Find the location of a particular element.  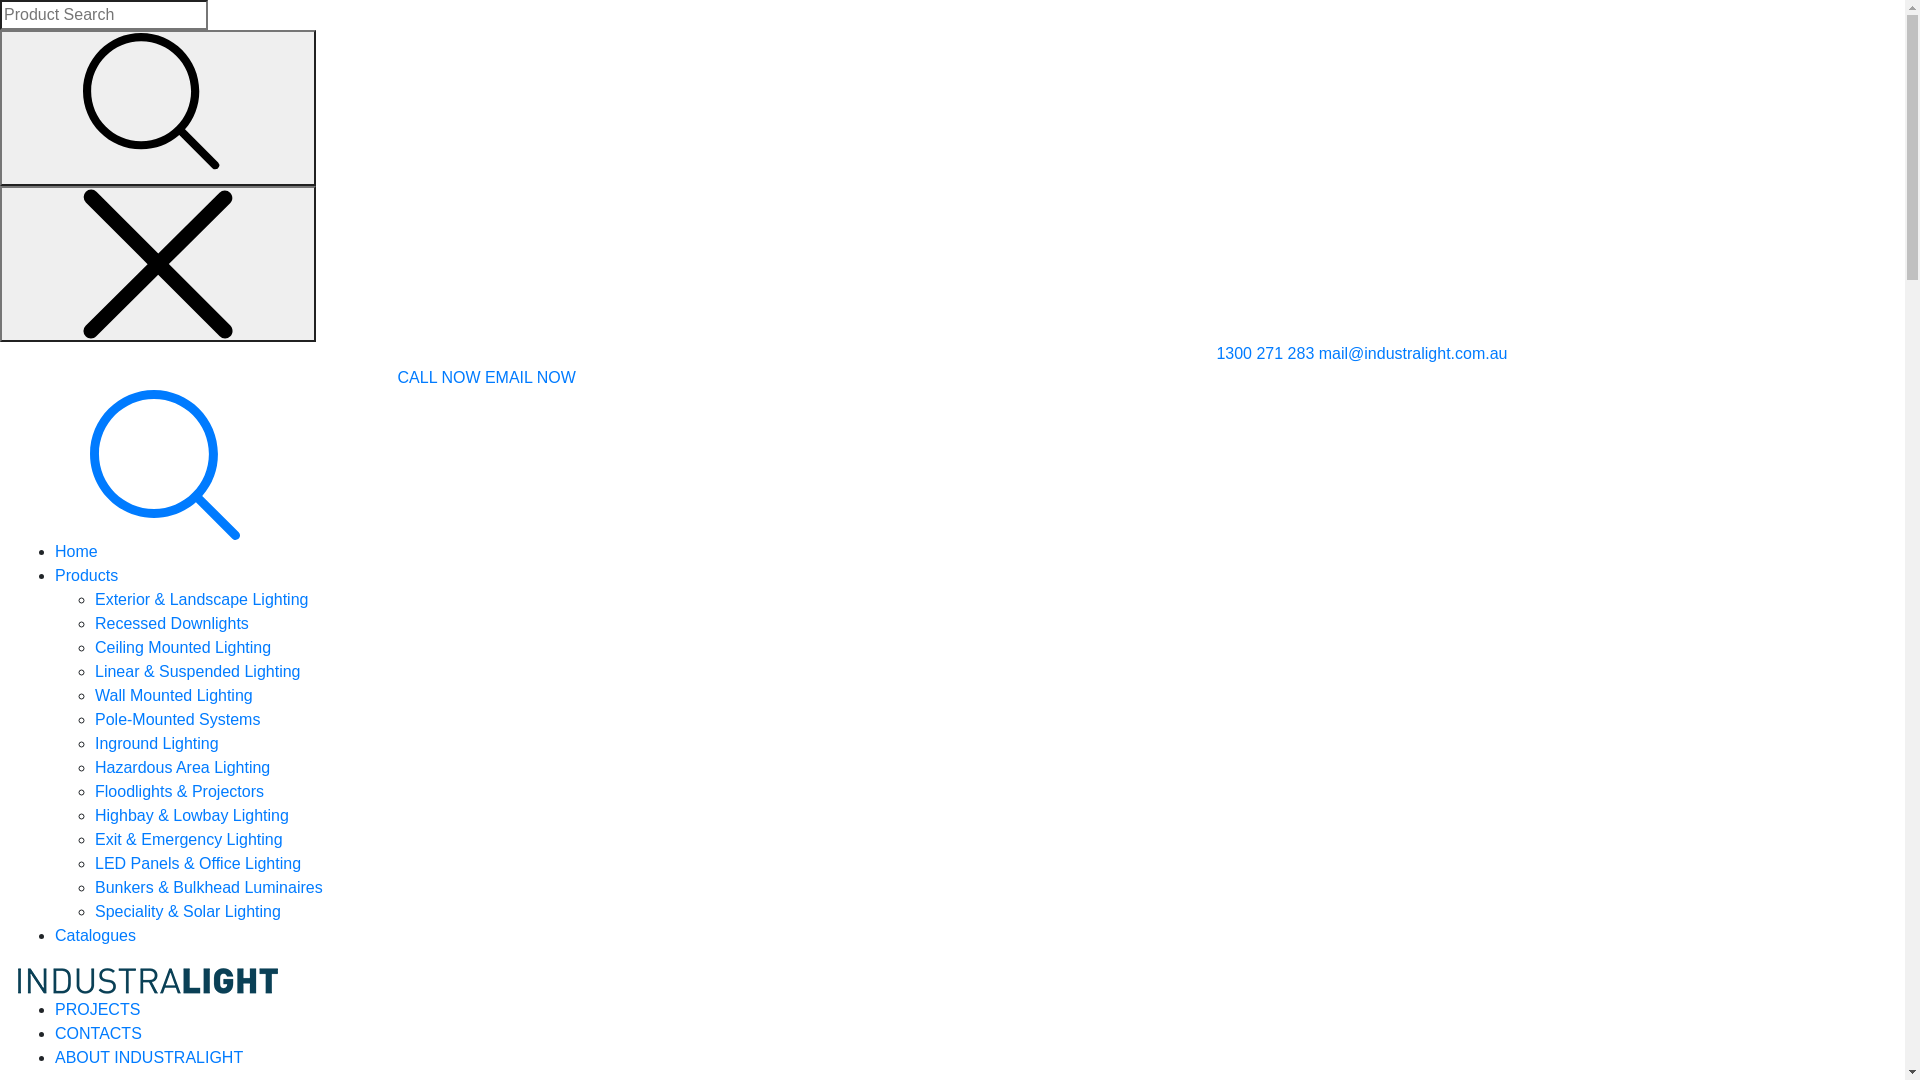

'Wall Mounted Lighting' is located at coordinates (173, 694).